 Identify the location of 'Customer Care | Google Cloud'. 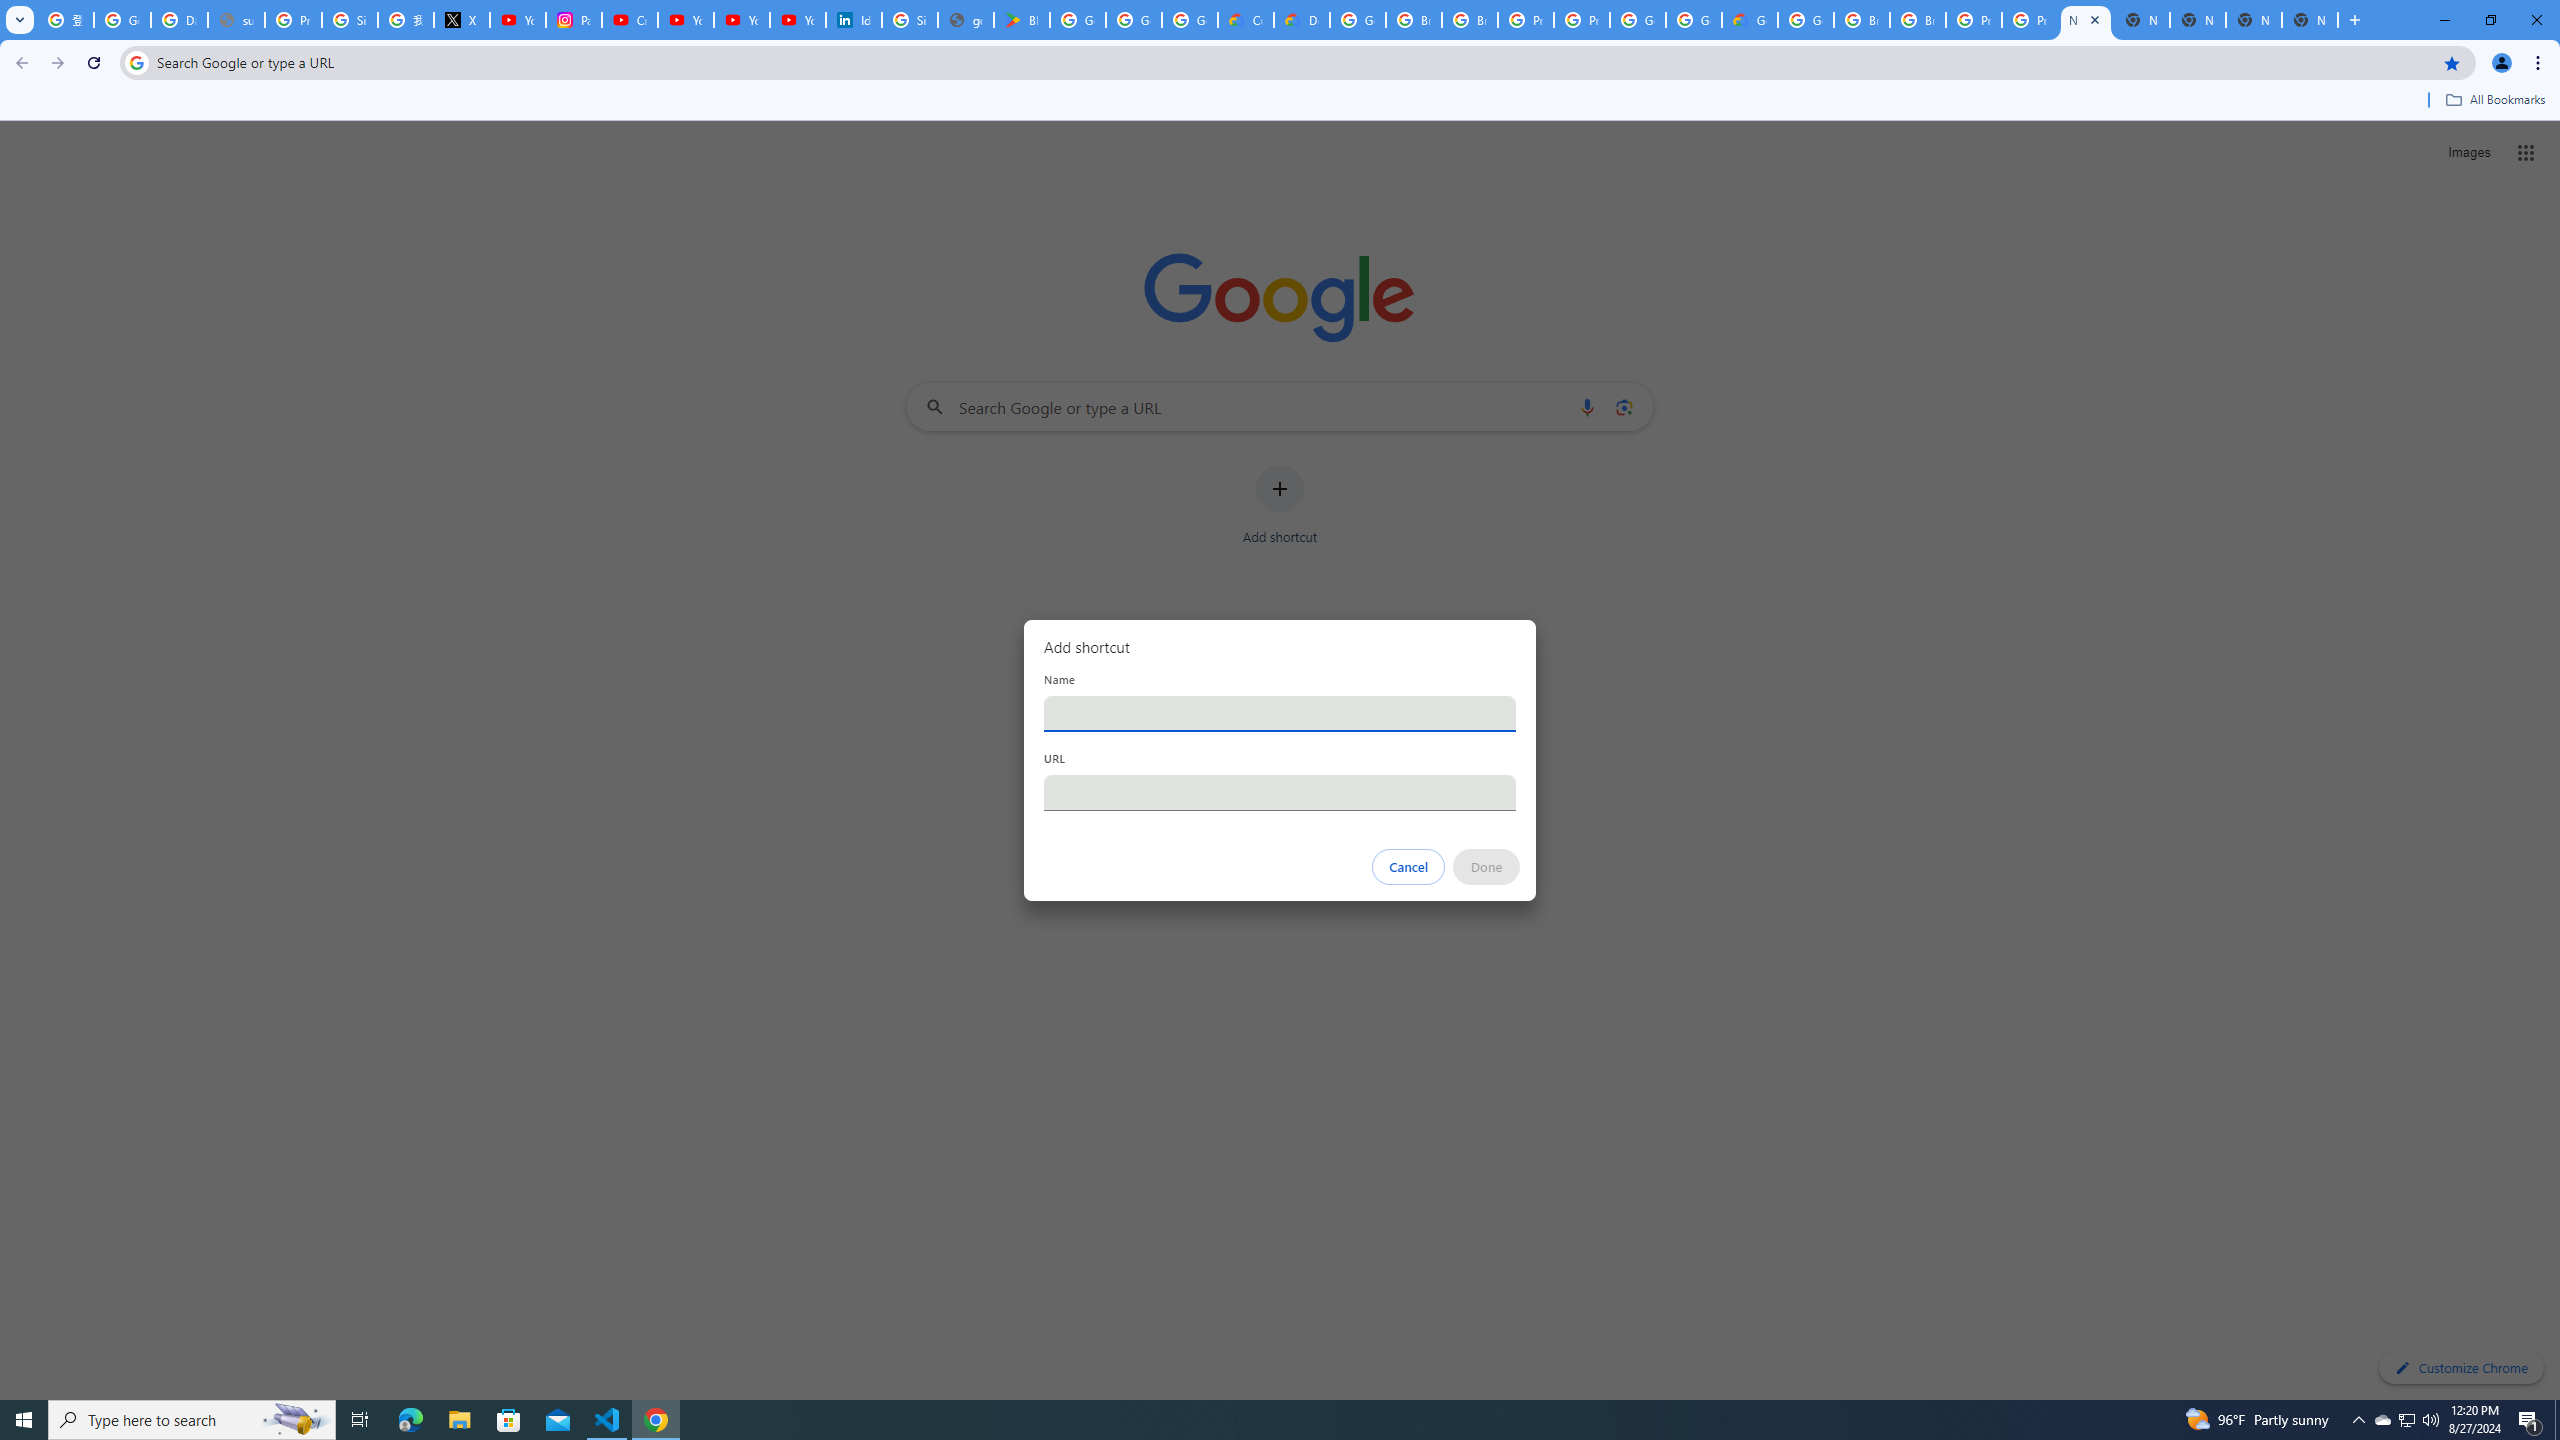
(1244, 19).